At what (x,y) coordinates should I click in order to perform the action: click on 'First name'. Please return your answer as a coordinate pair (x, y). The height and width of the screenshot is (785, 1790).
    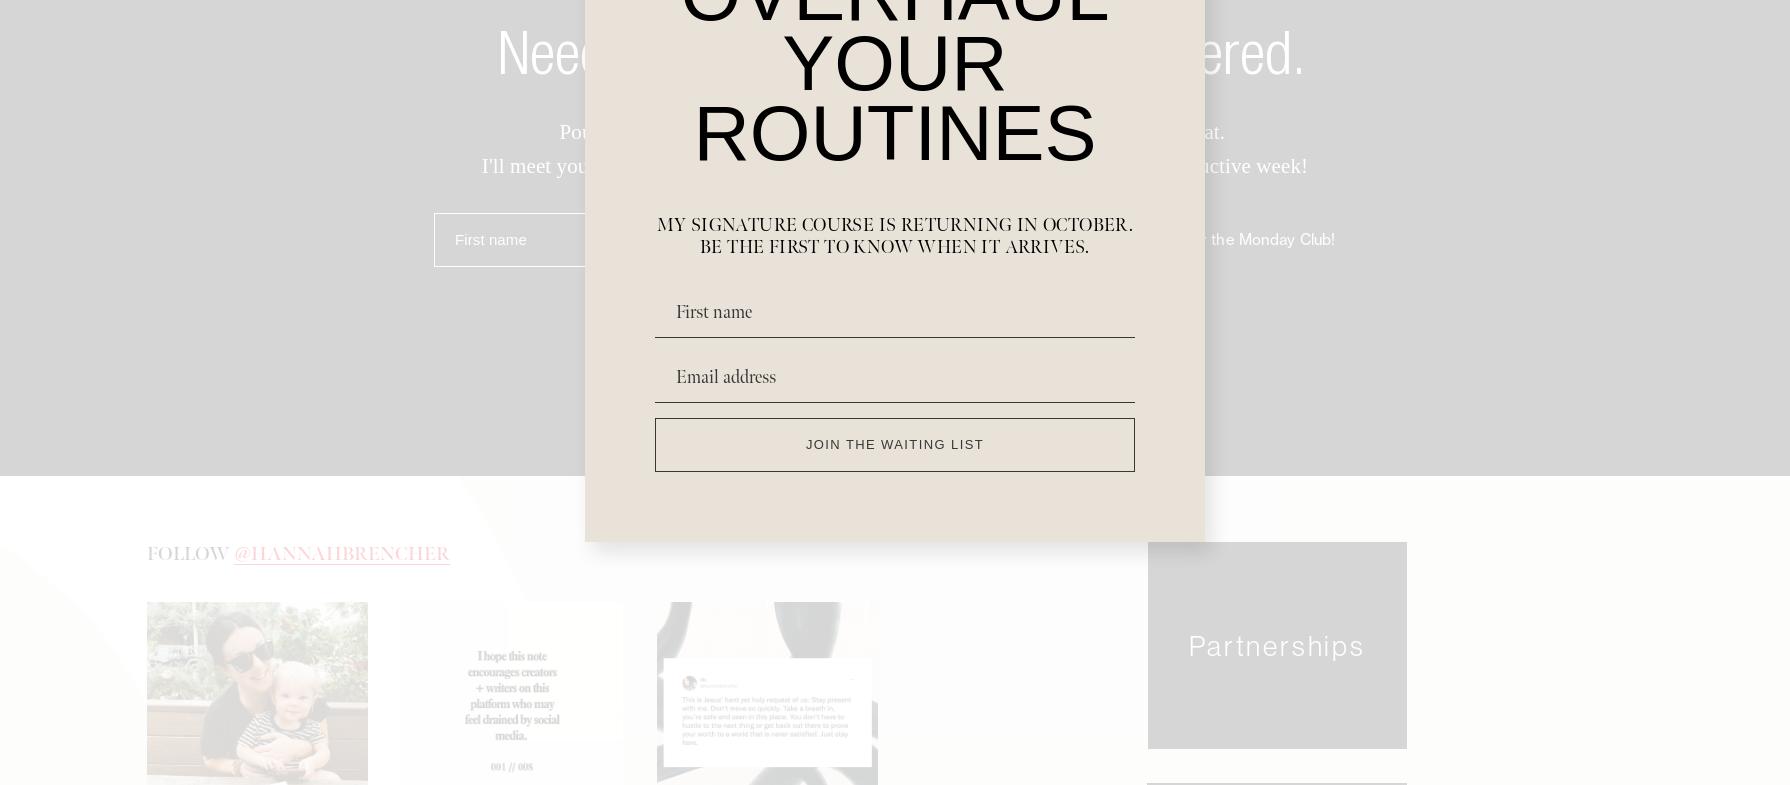
    Looking at the image, I should click on (489, 245).